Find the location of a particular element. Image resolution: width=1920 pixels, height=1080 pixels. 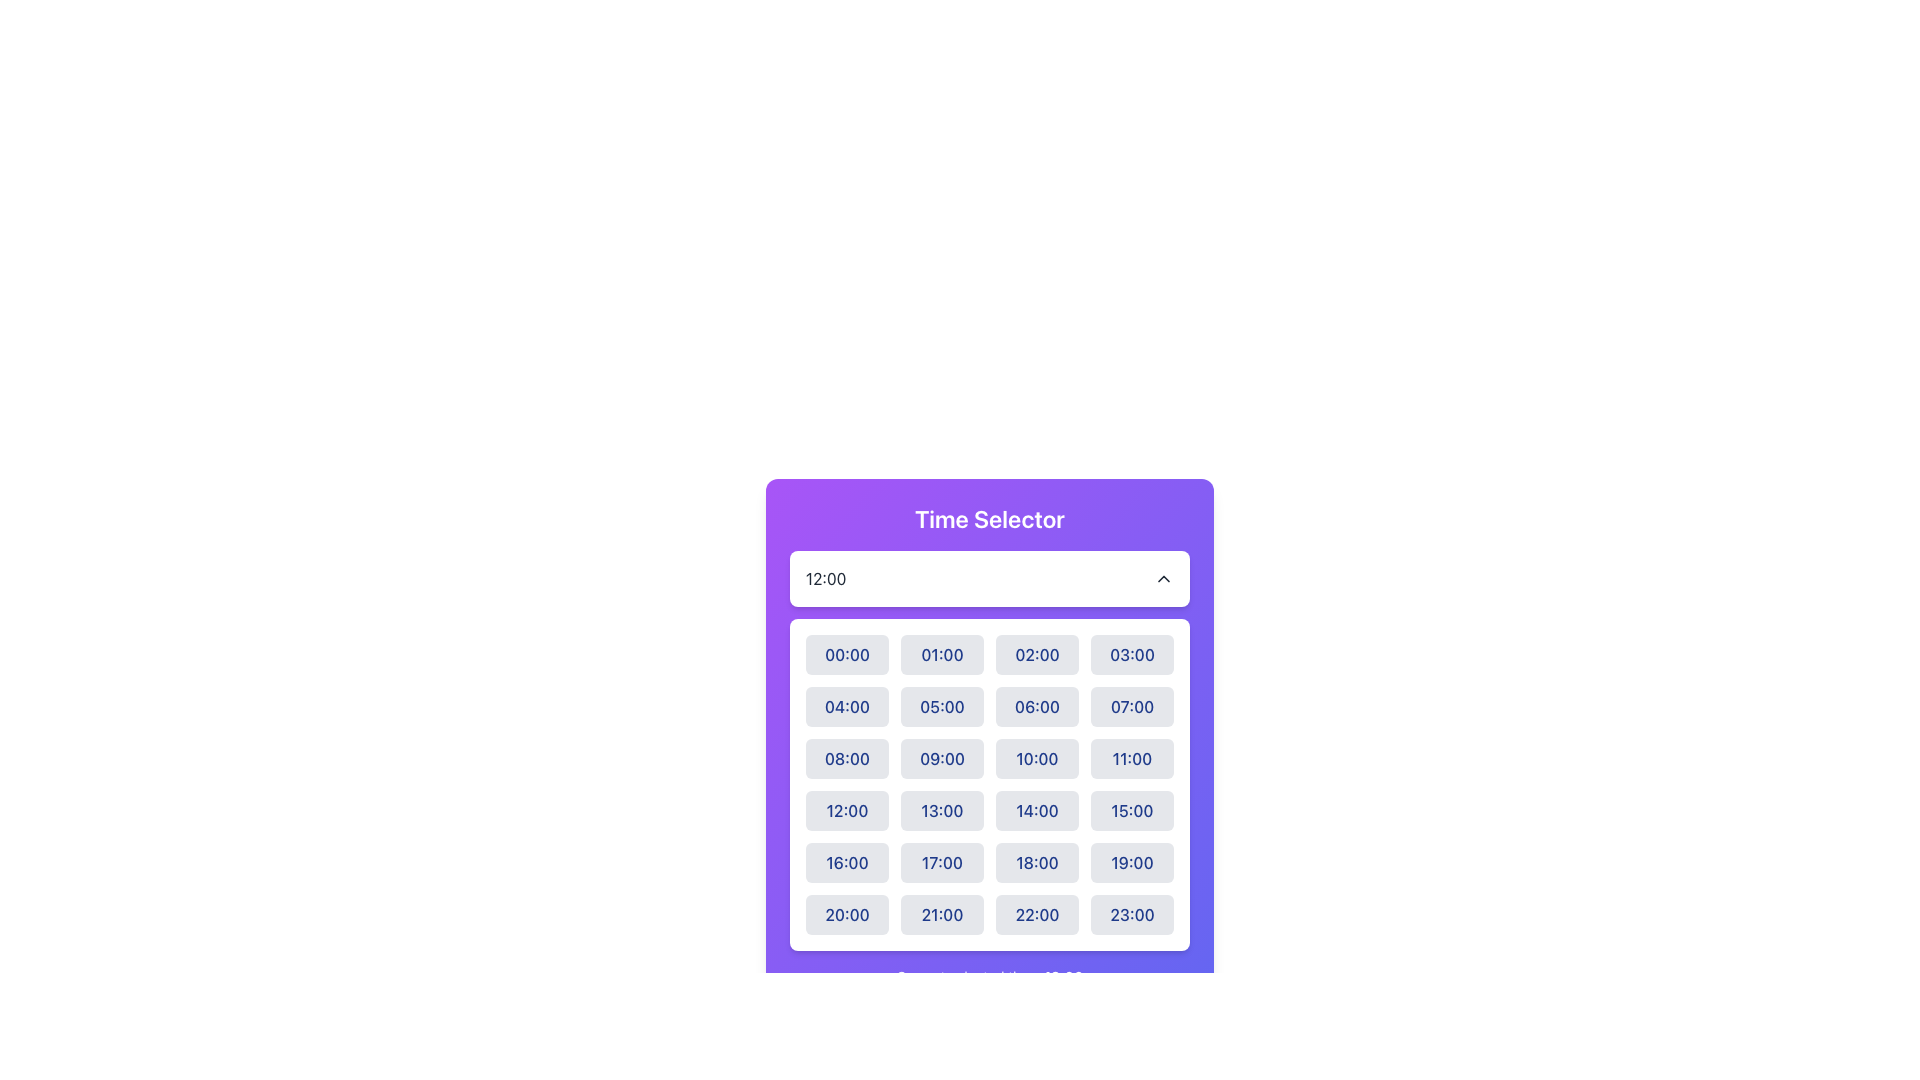

the button labeled '19:00' with a light-grey background is located at coordinates (1132, 862).